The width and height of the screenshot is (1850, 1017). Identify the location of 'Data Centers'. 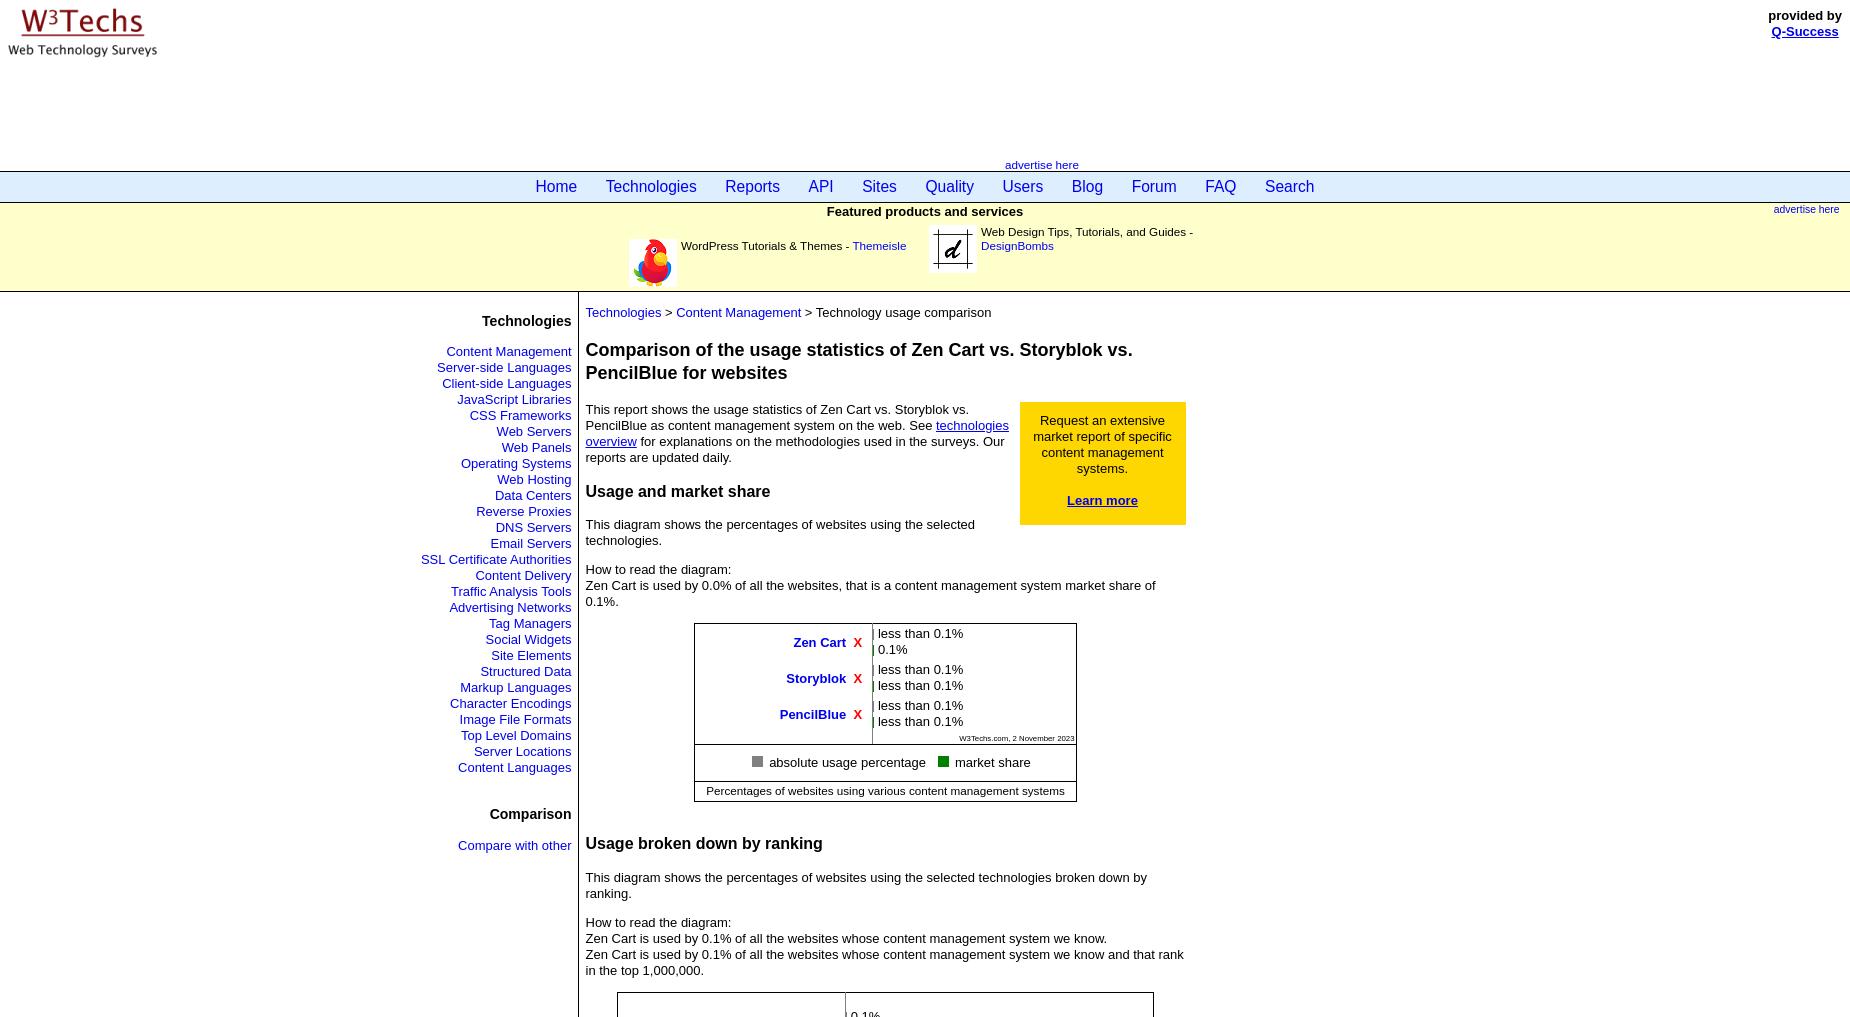
(532, 494).